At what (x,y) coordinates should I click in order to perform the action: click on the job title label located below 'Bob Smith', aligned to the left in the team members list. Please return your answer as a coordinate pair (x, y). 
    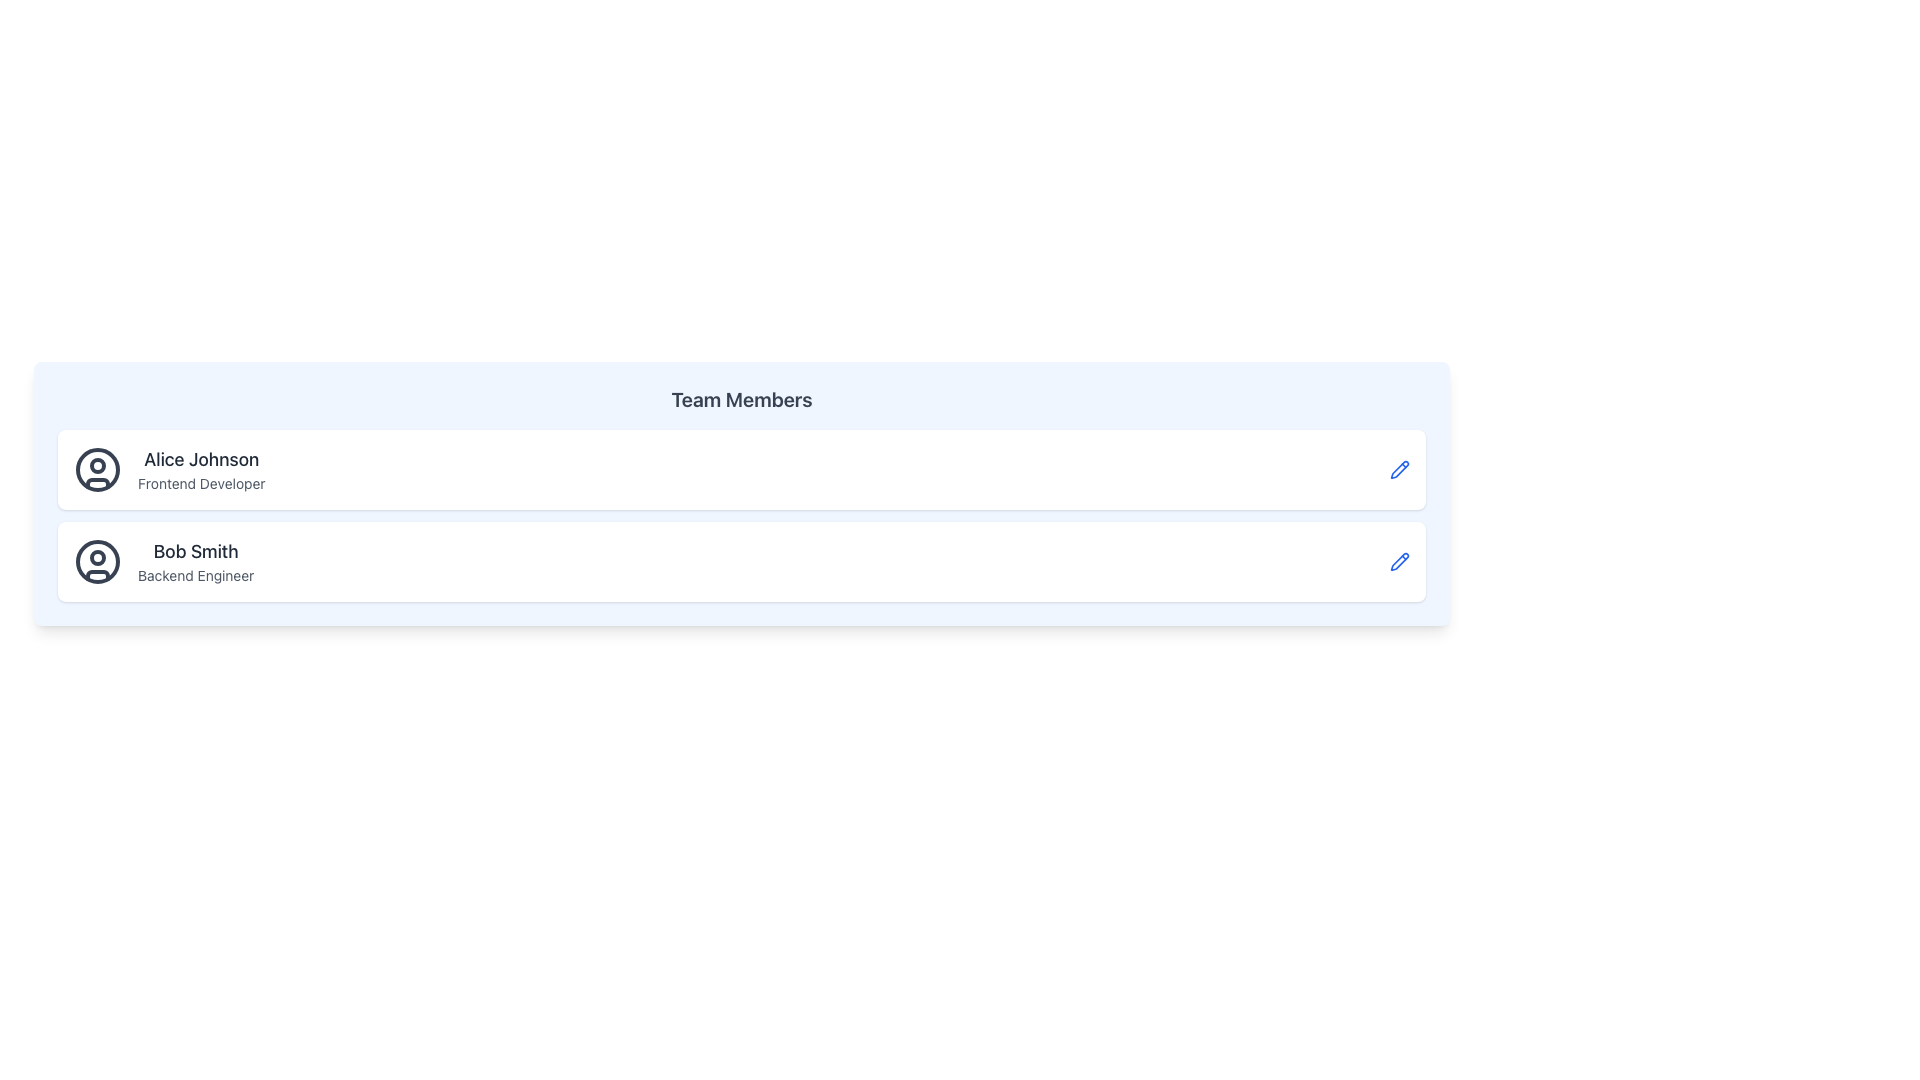
    Looking at the image, I should click on (196, 575).